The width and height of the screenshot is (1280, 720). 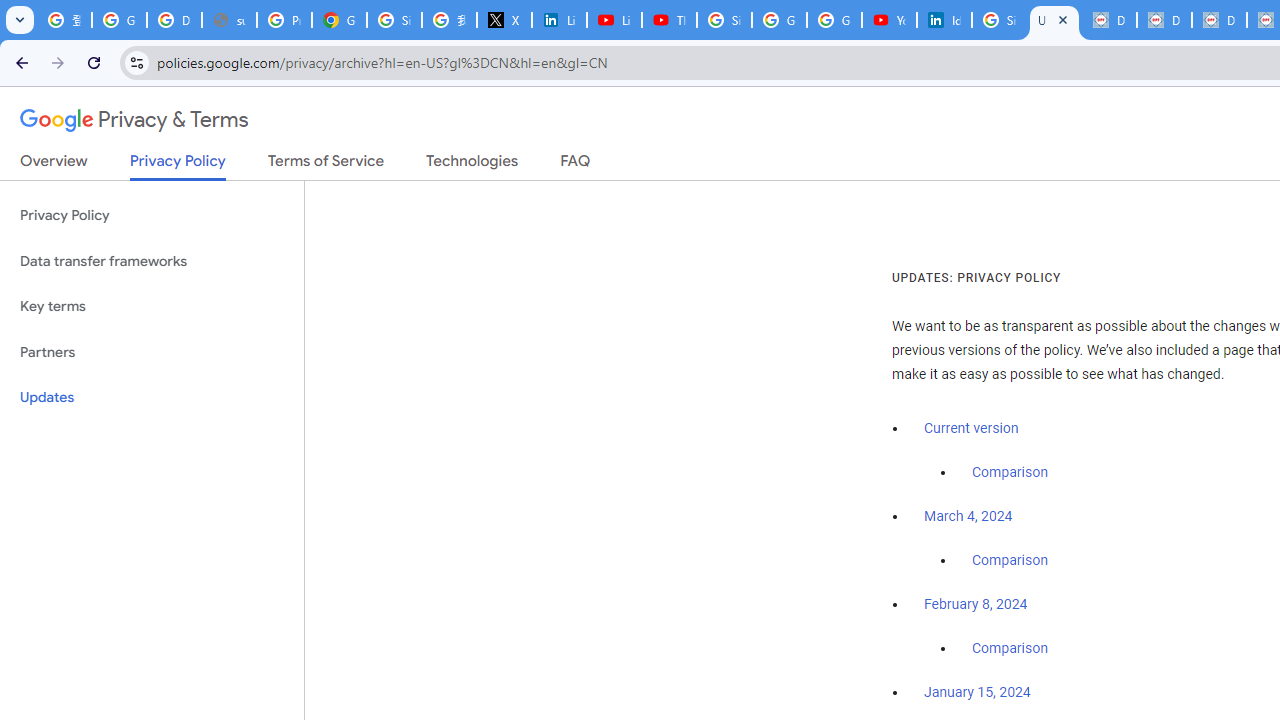 What do you see at coordinates (943, 20) in the screenshot?
I see `'Identity verification via Persona | LinkedIn Help'` at bounding box center [943, 20].